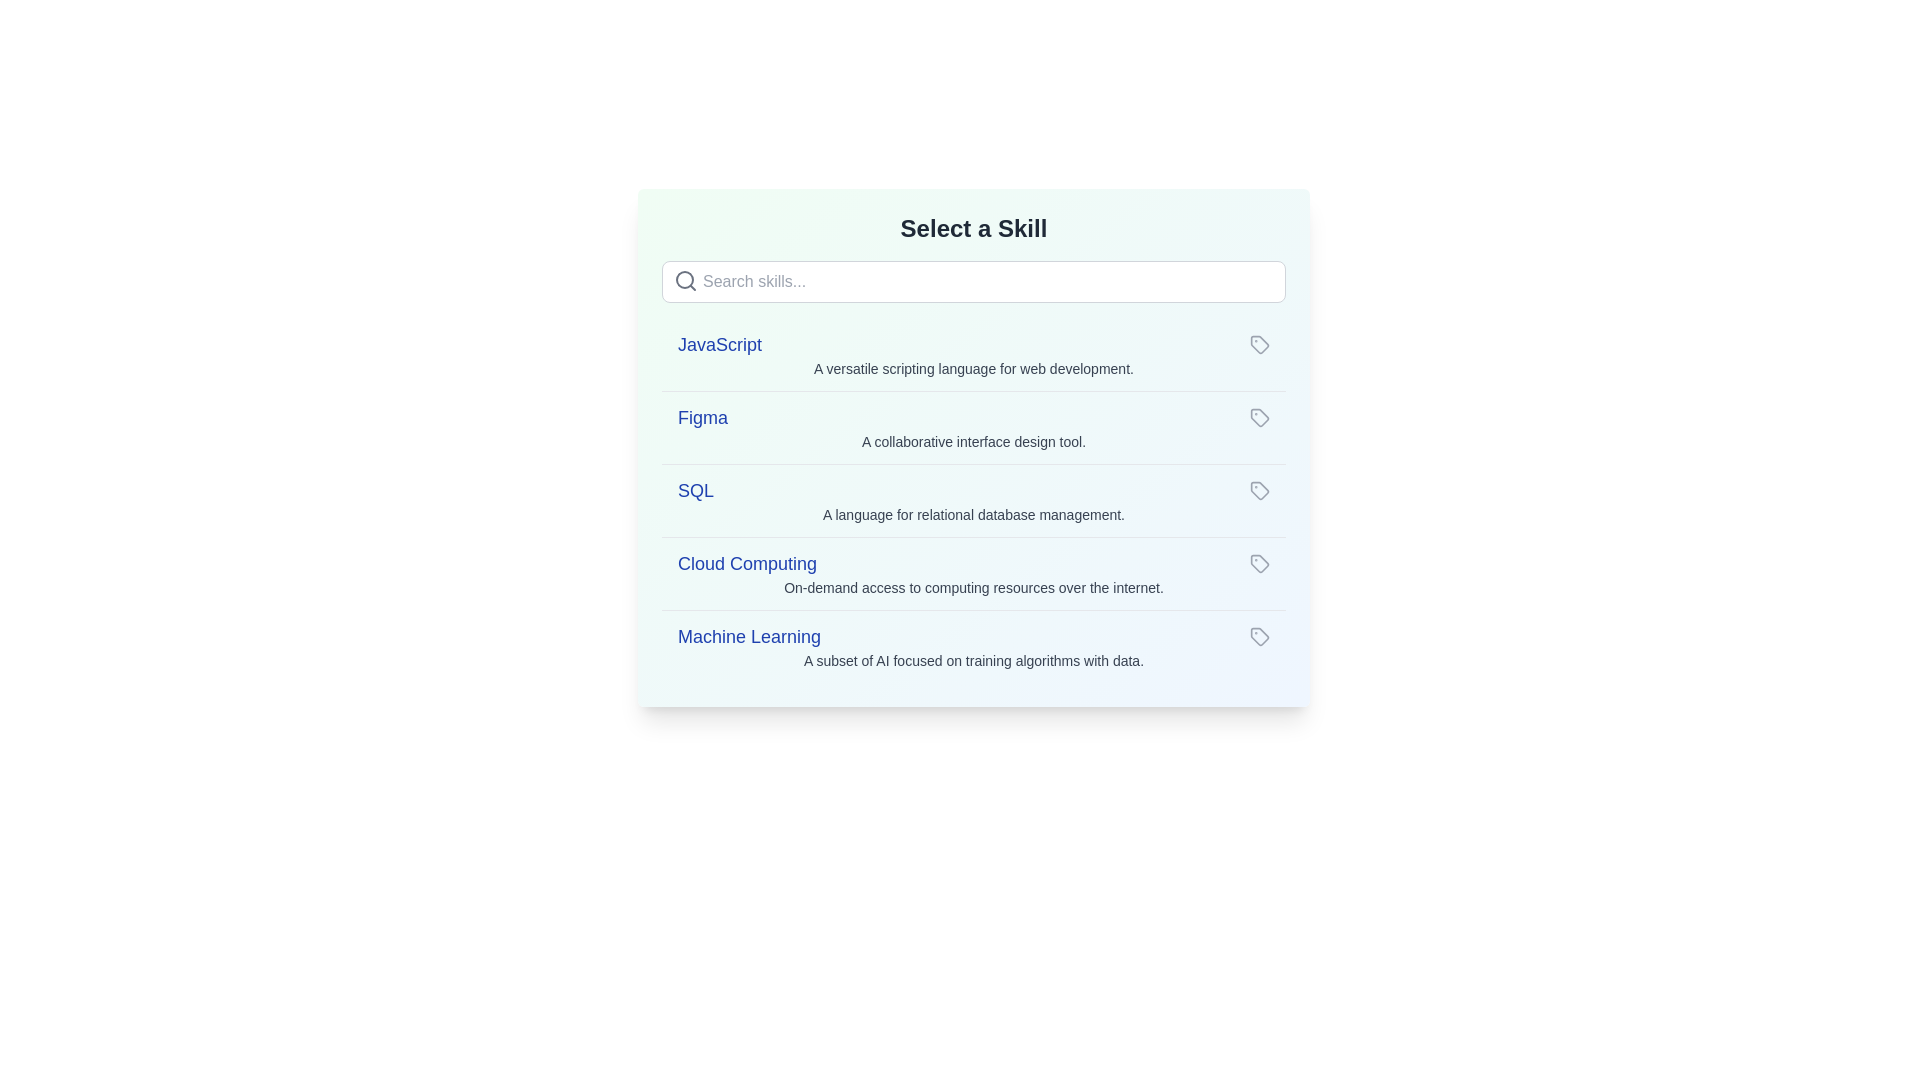 The image size is (1920, 1080). Describe the element at coordinates (1258, 416) in the screenshot. I see `the Tag Icon, which is a sharp rectangular icon with a pointed corner, located to the far-right of the 'Figma' list entry and vertically centered within the entry row` at that location.